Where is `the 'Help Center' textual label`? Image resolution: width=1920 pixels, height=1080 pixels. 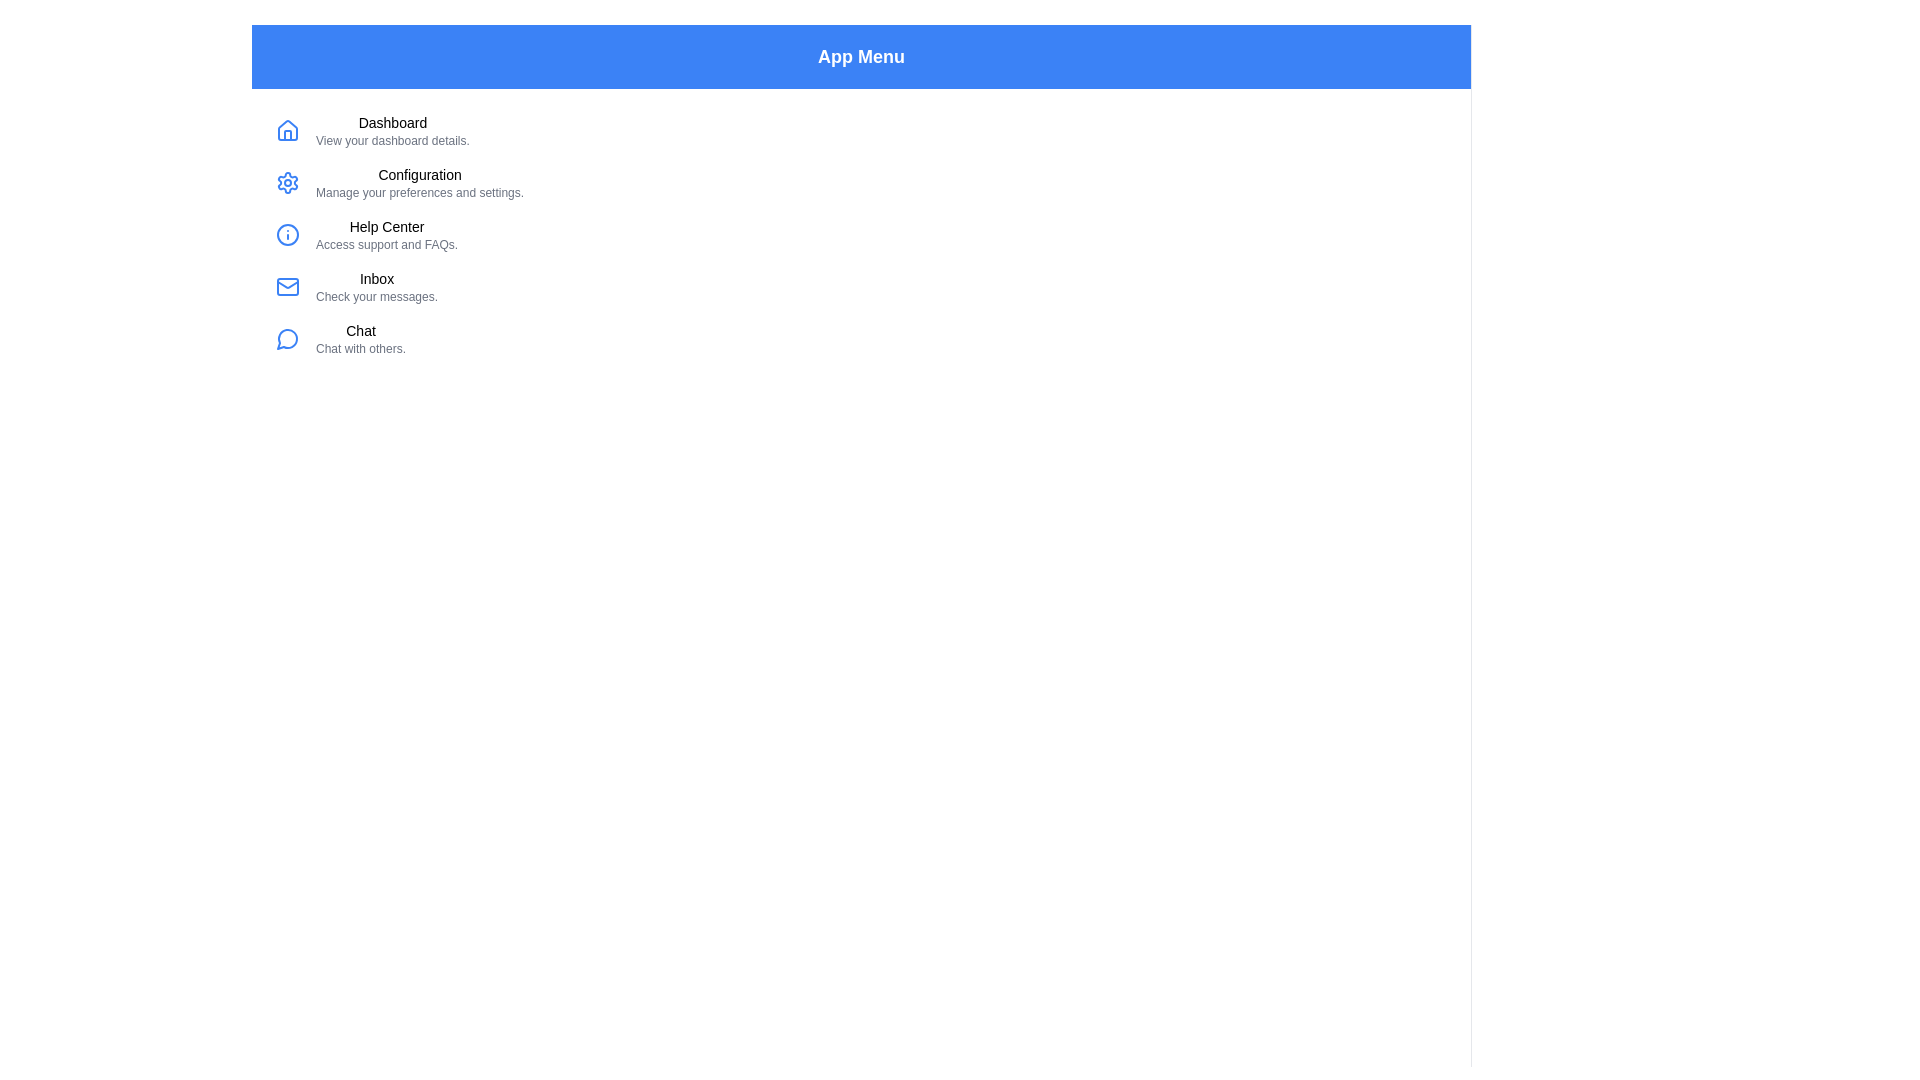
the 'Help Center' textual label is located at coordinates (387, 234).